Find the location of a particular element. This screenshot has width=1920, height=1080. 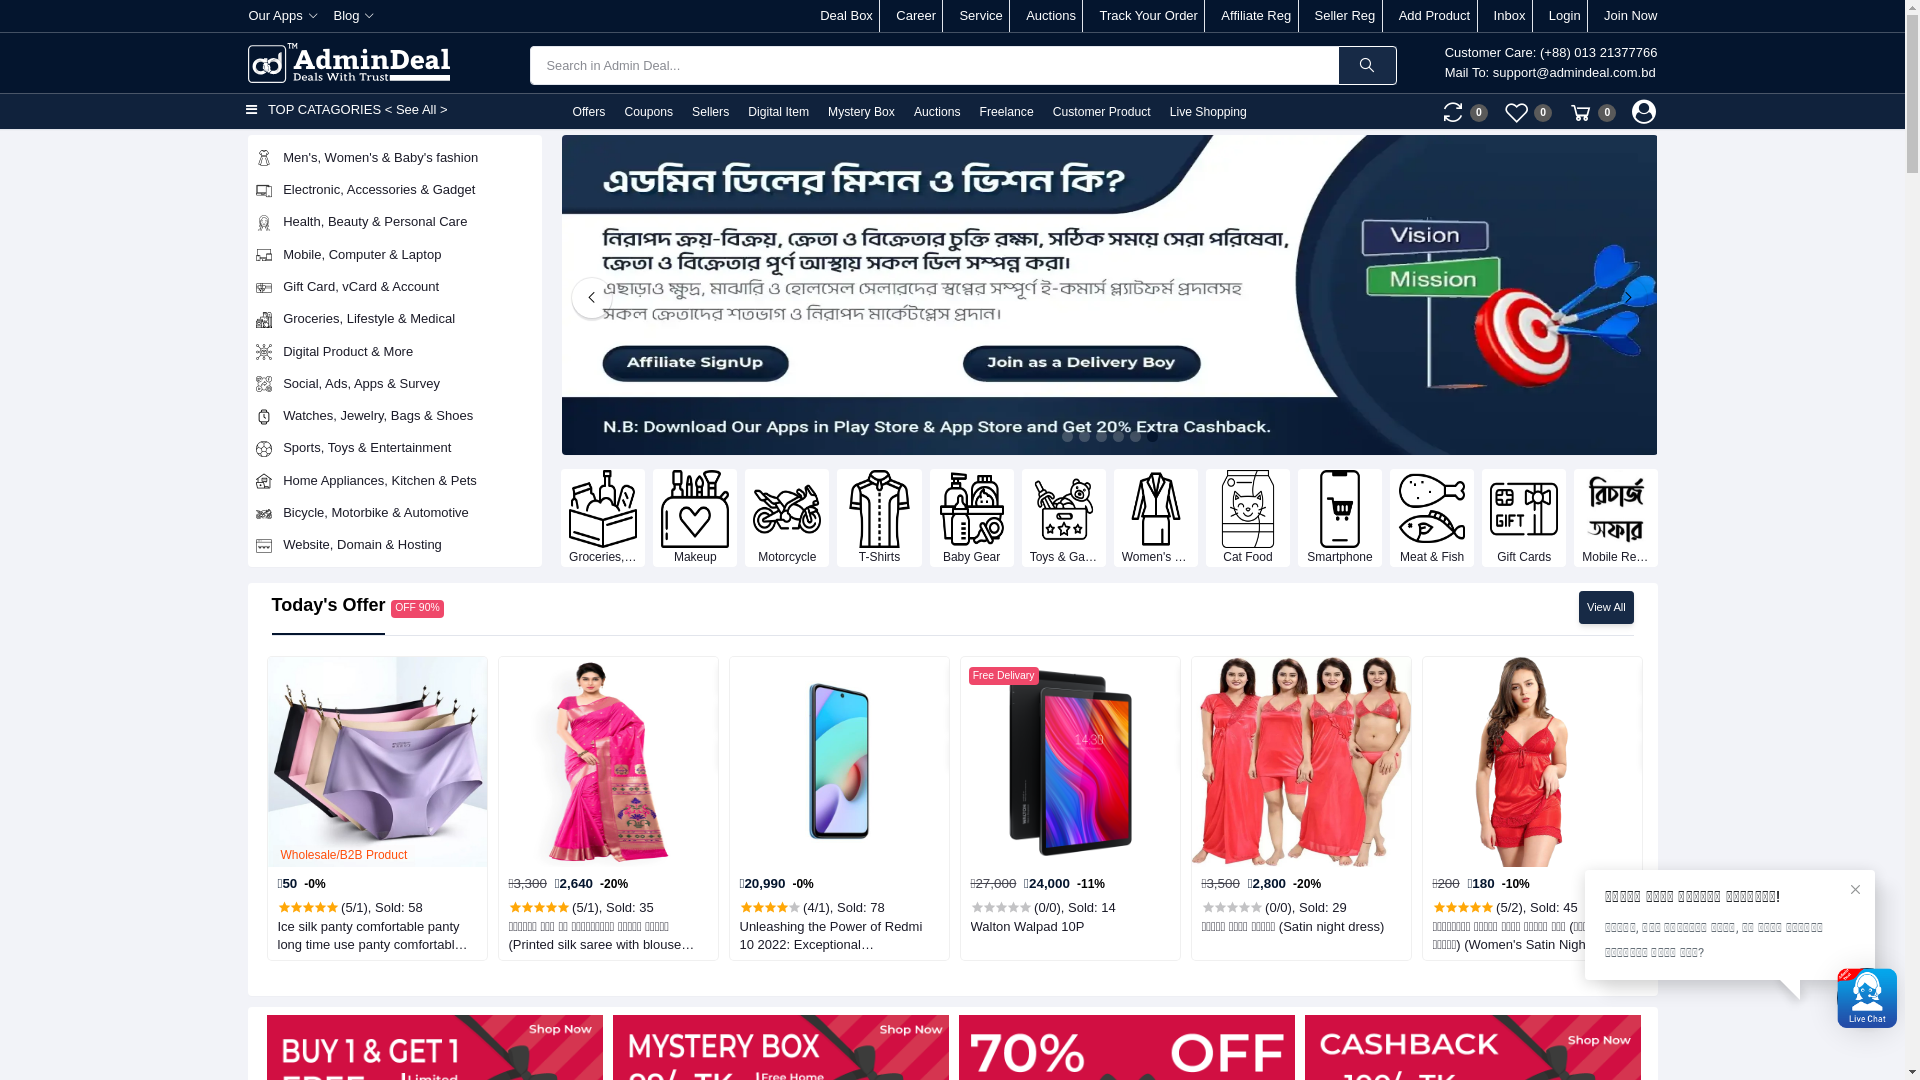

'Digital Product & More' is located at coordinates (395, 350).